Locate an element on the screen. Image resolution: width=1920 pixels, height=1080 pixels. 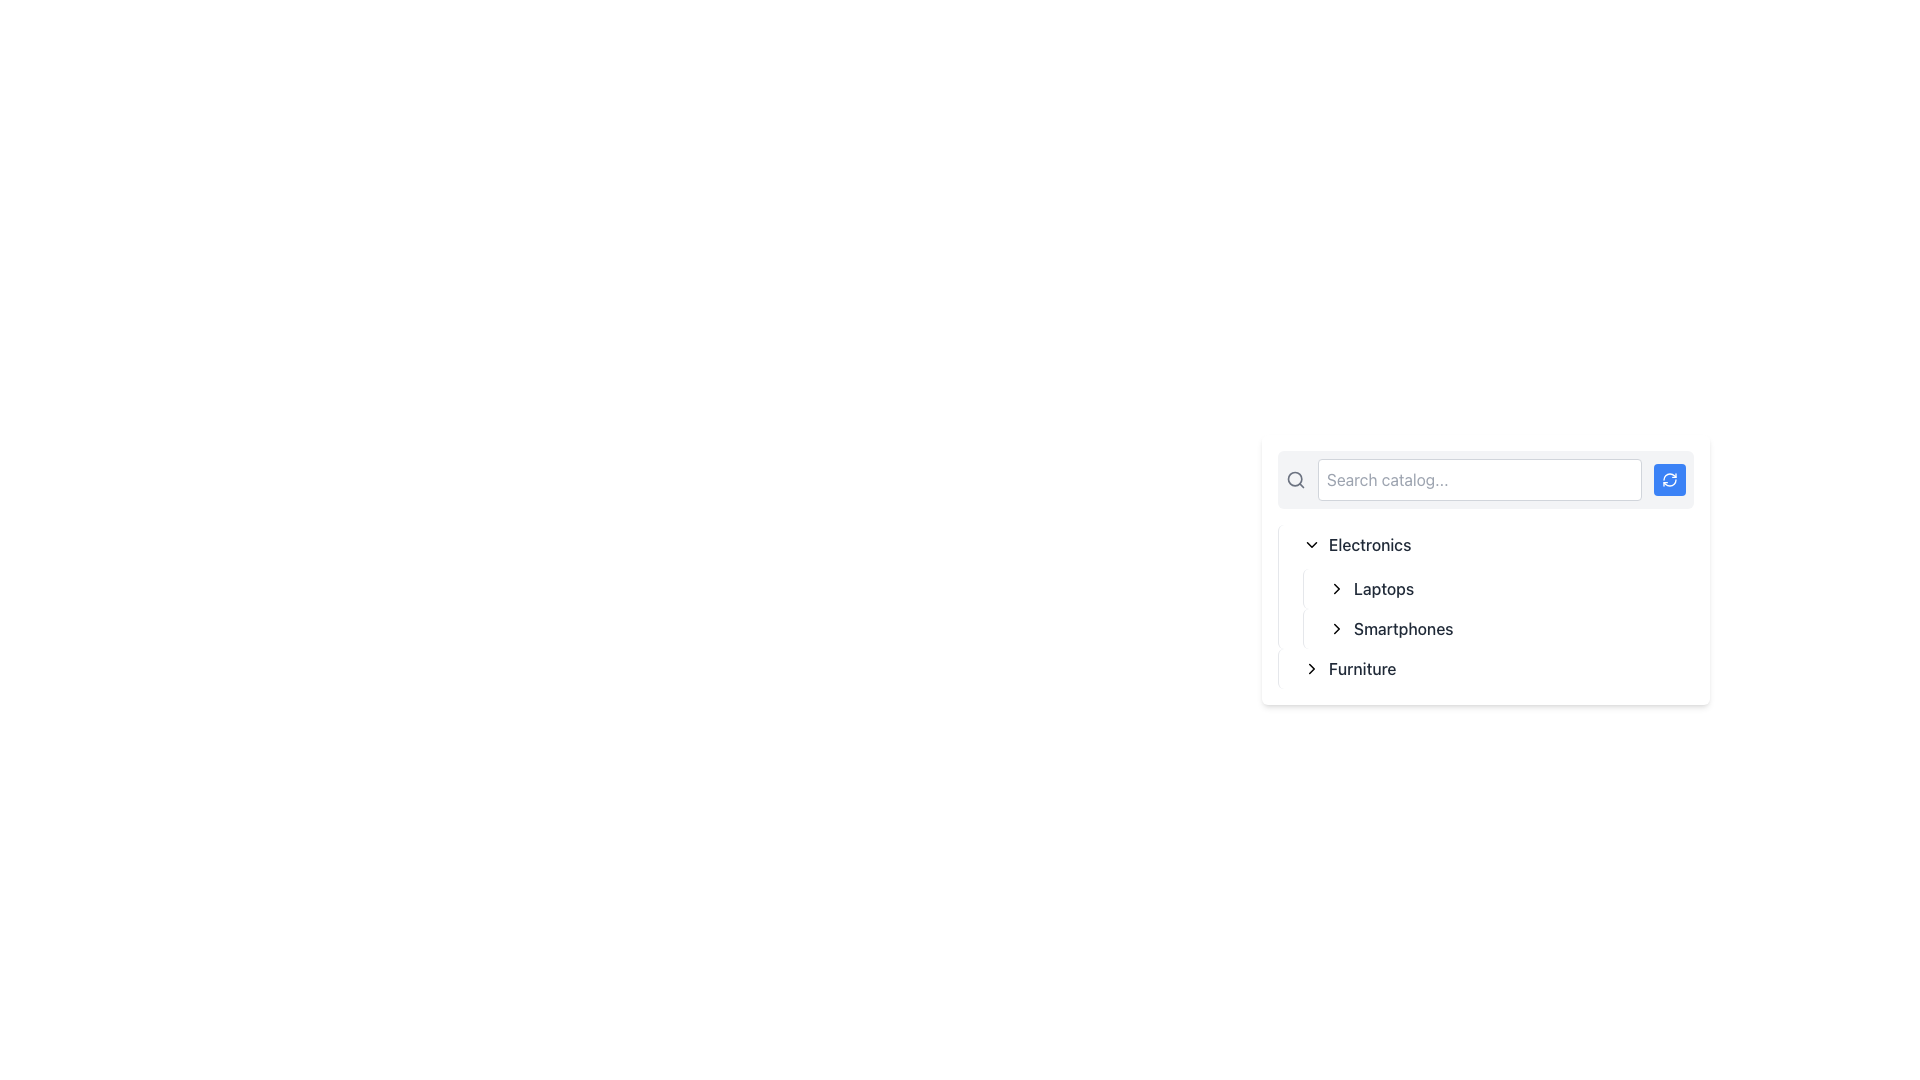
text label displaying 'Laptops' located in the sub-option list of the 'Electronics' dropdown menu in the left navigation panel is located at coordinates (1383, 588).